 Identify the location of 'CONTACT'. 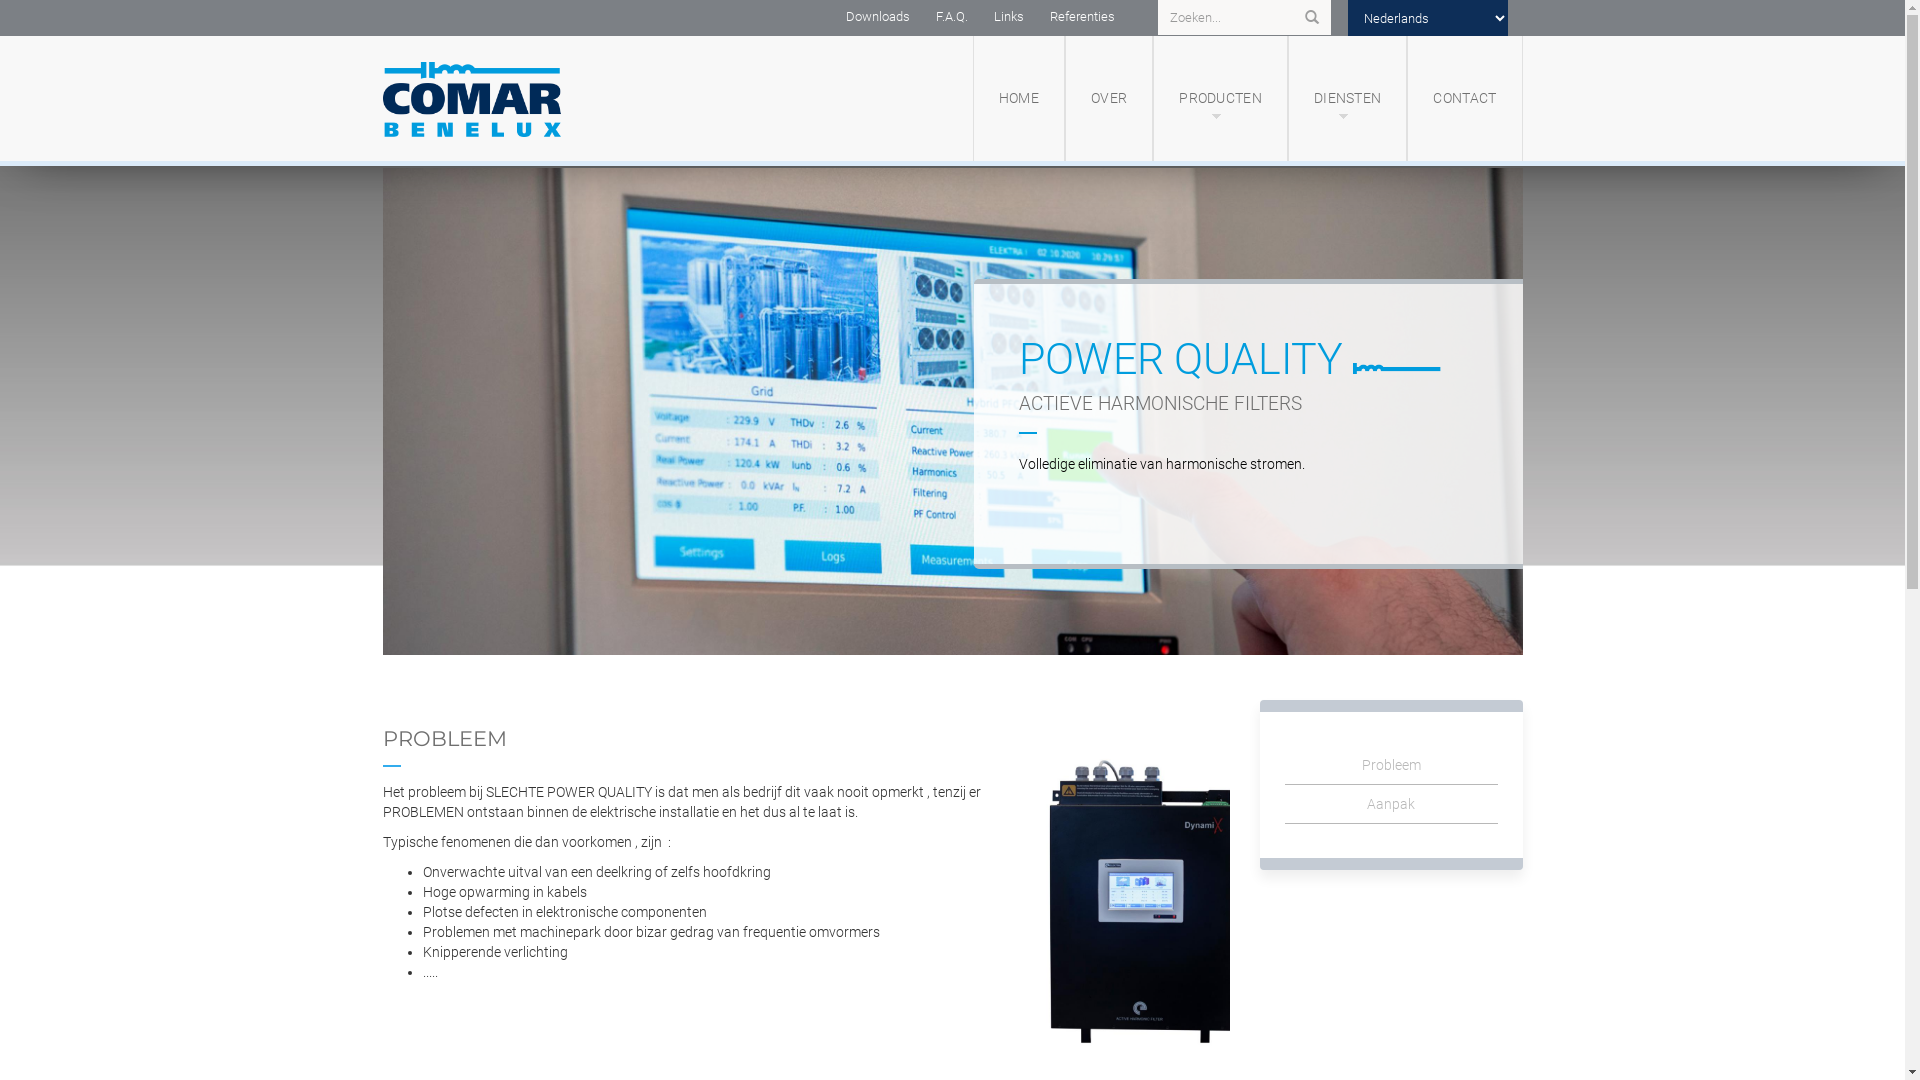
(1464, 98).